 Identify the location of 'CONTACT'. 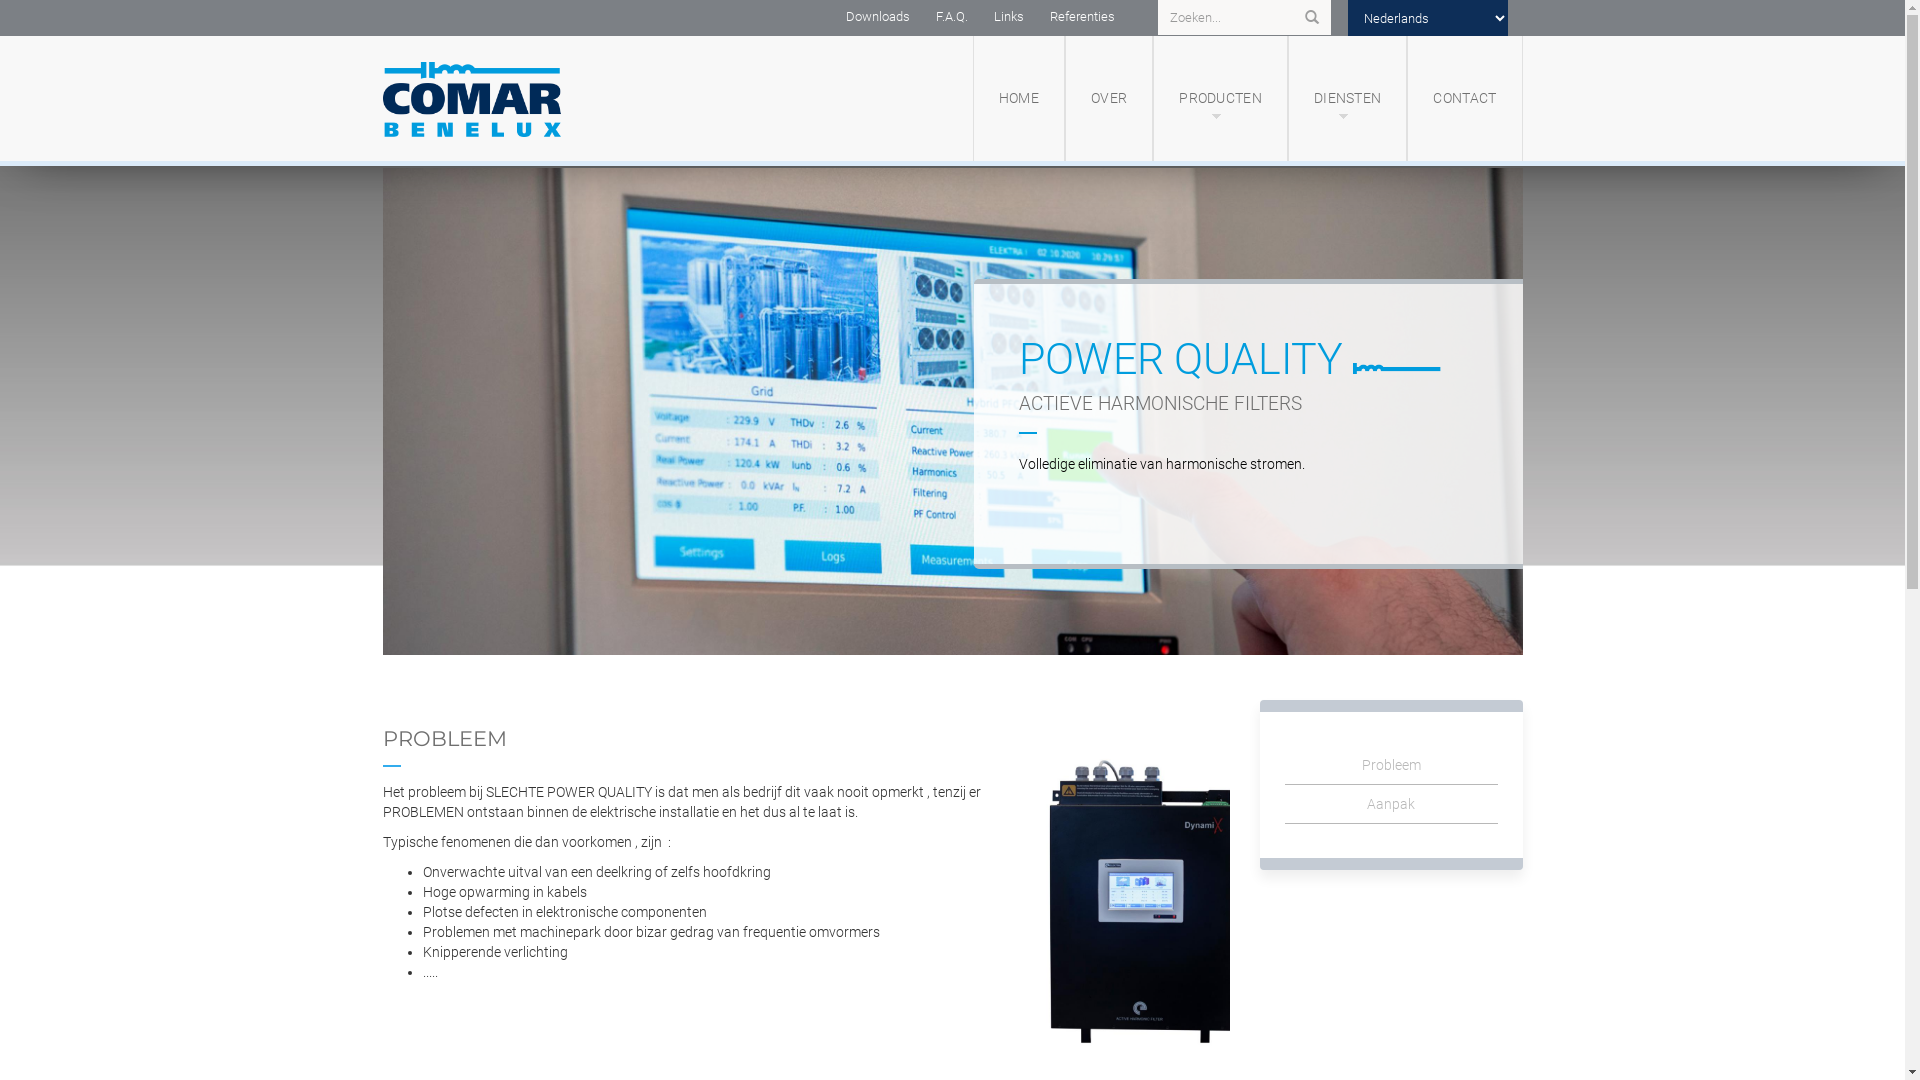
(1464, 98).